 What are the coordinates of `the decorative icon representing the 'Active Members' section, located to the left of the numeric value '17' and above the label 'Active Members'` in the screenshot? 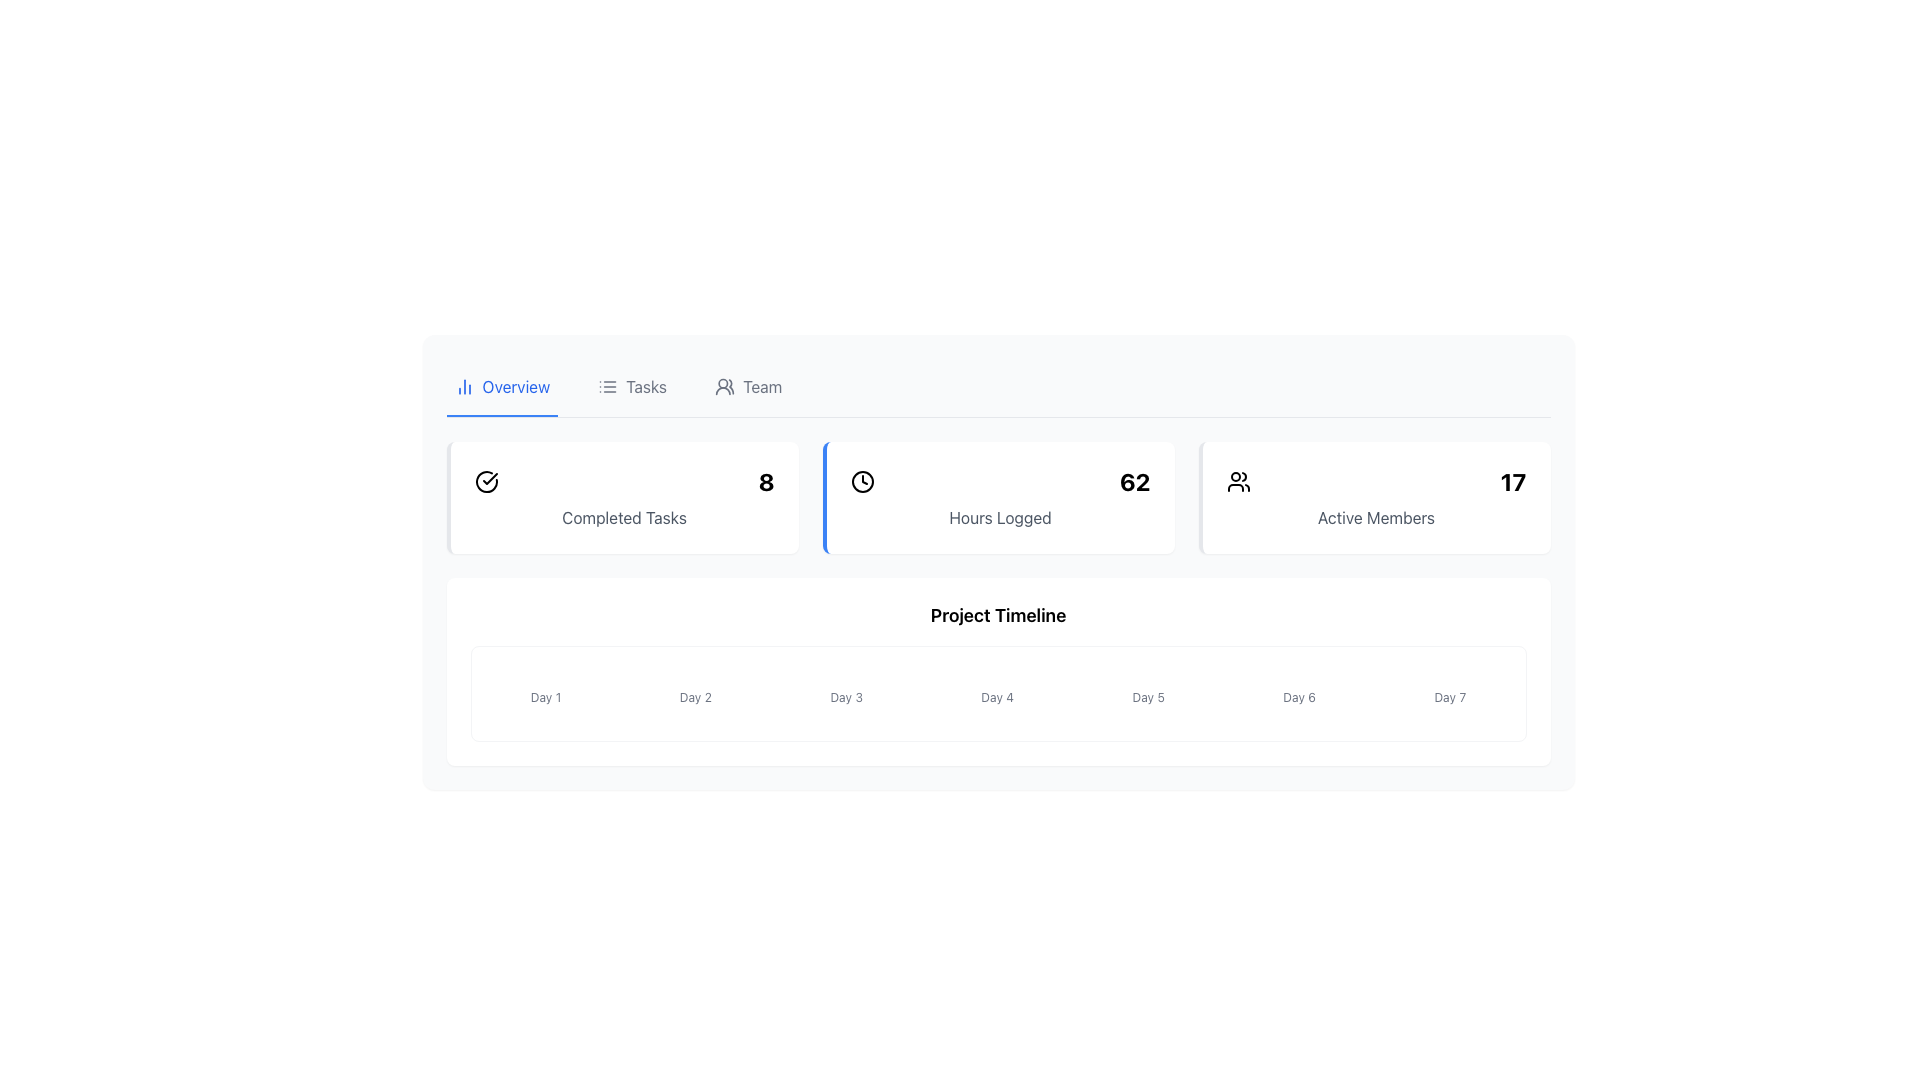 It's located at (1237, 482).